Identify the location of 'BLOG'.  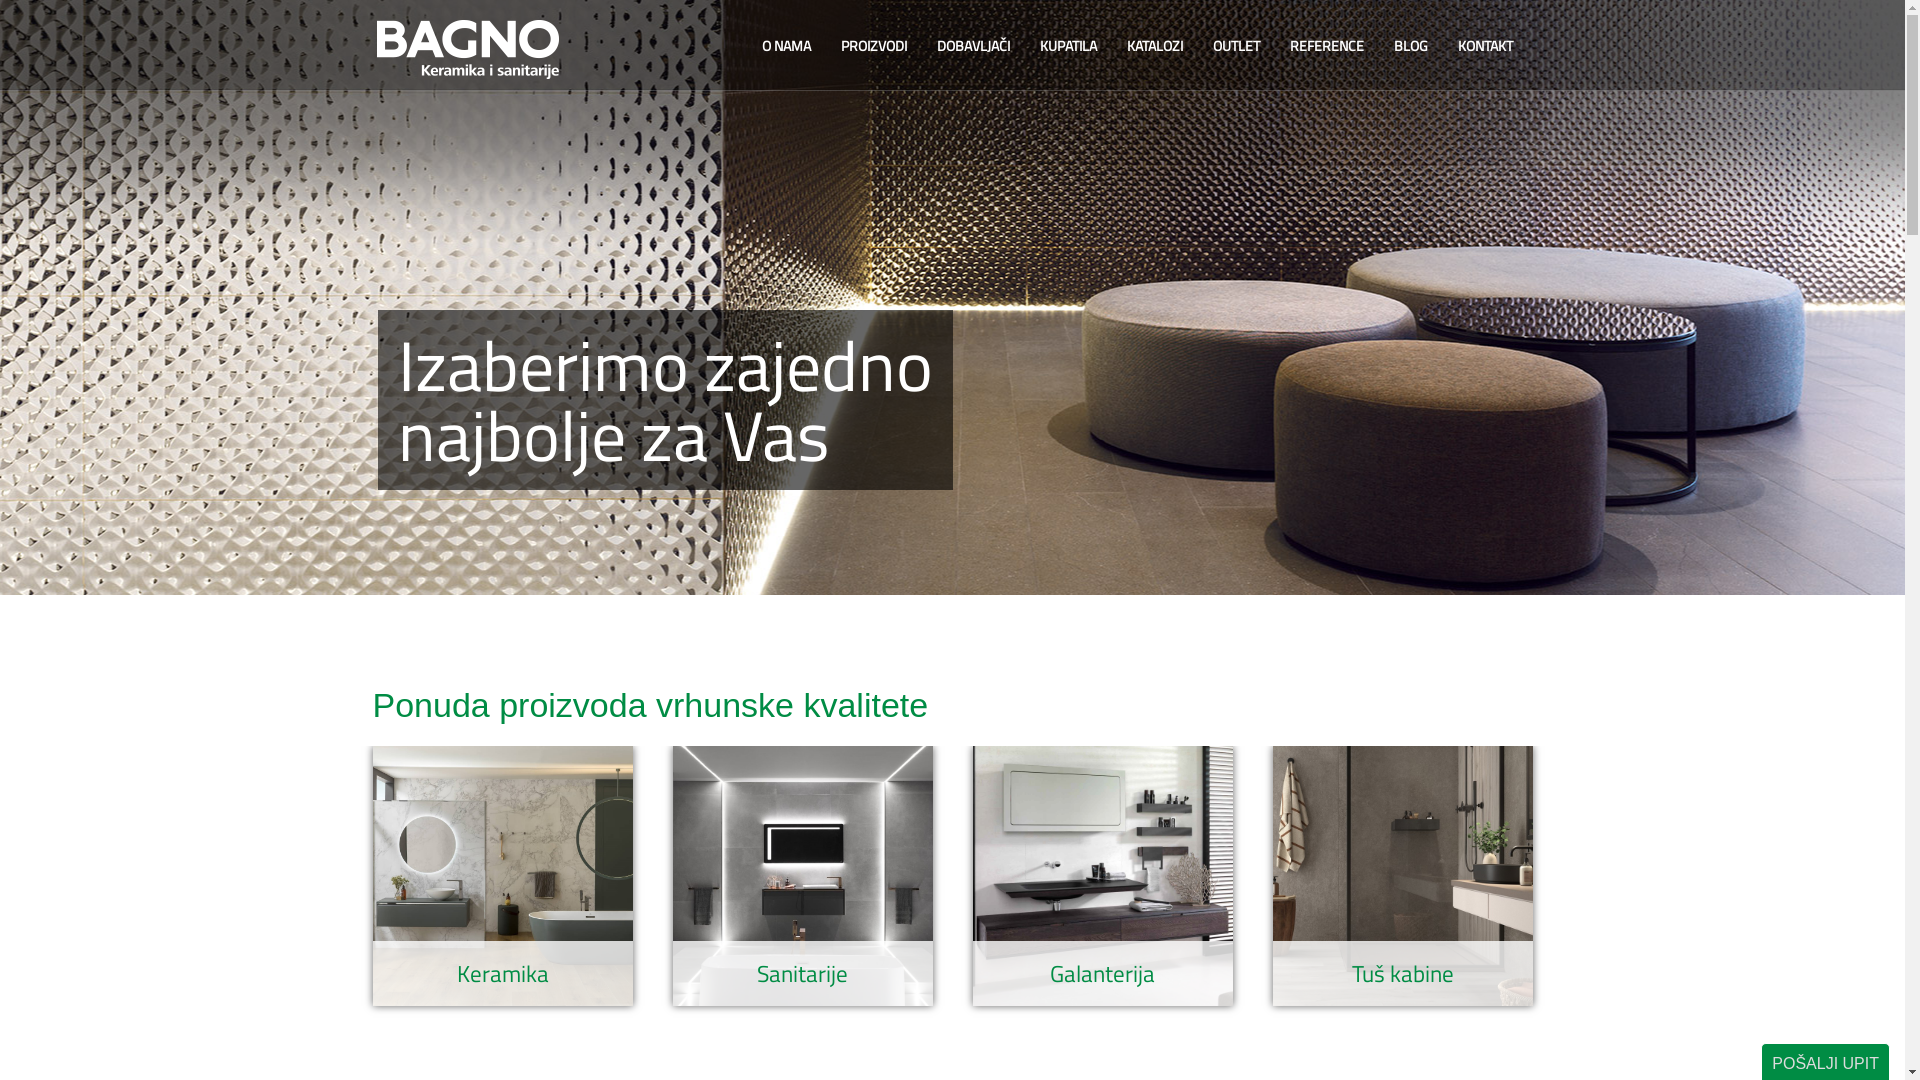
(1376, 45).